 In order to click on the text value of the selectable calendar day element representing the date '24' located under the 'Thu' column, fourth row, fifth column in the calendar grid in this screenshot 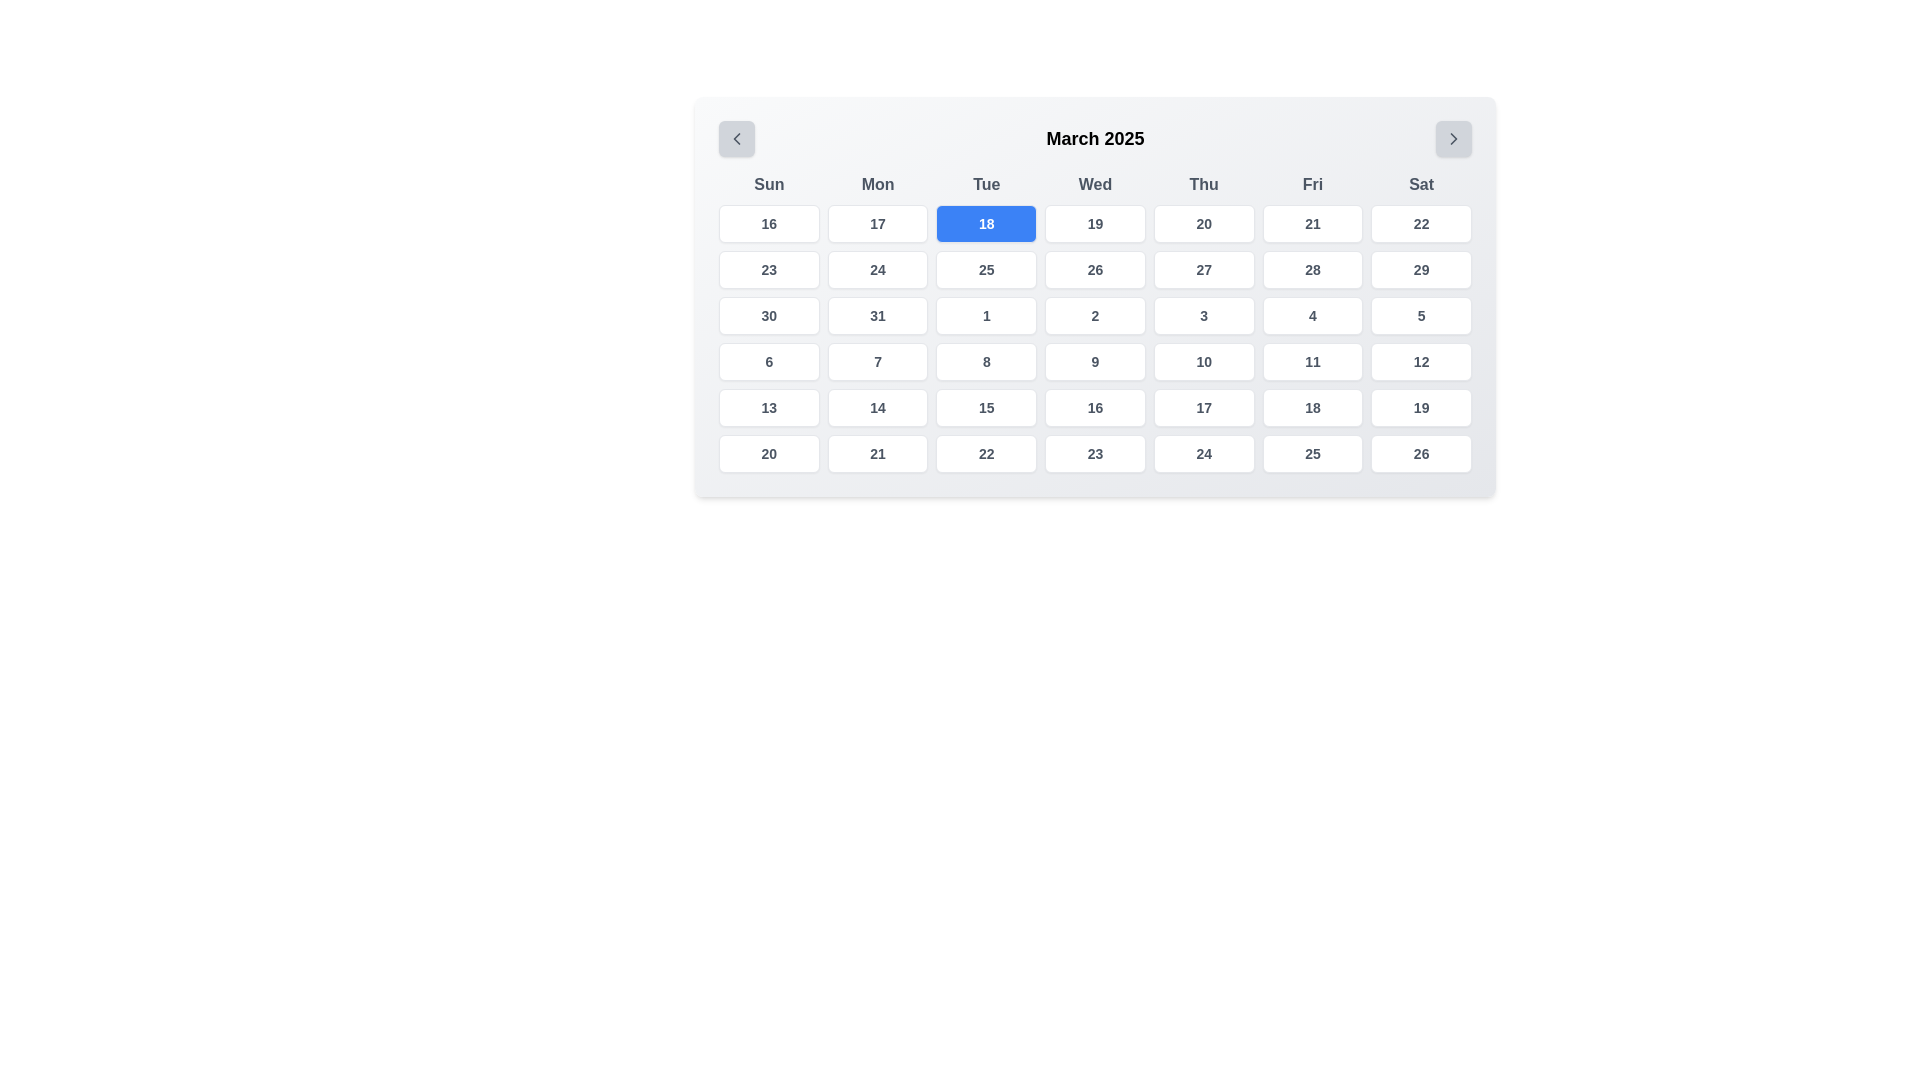, I will do `click(1203, 454)`.